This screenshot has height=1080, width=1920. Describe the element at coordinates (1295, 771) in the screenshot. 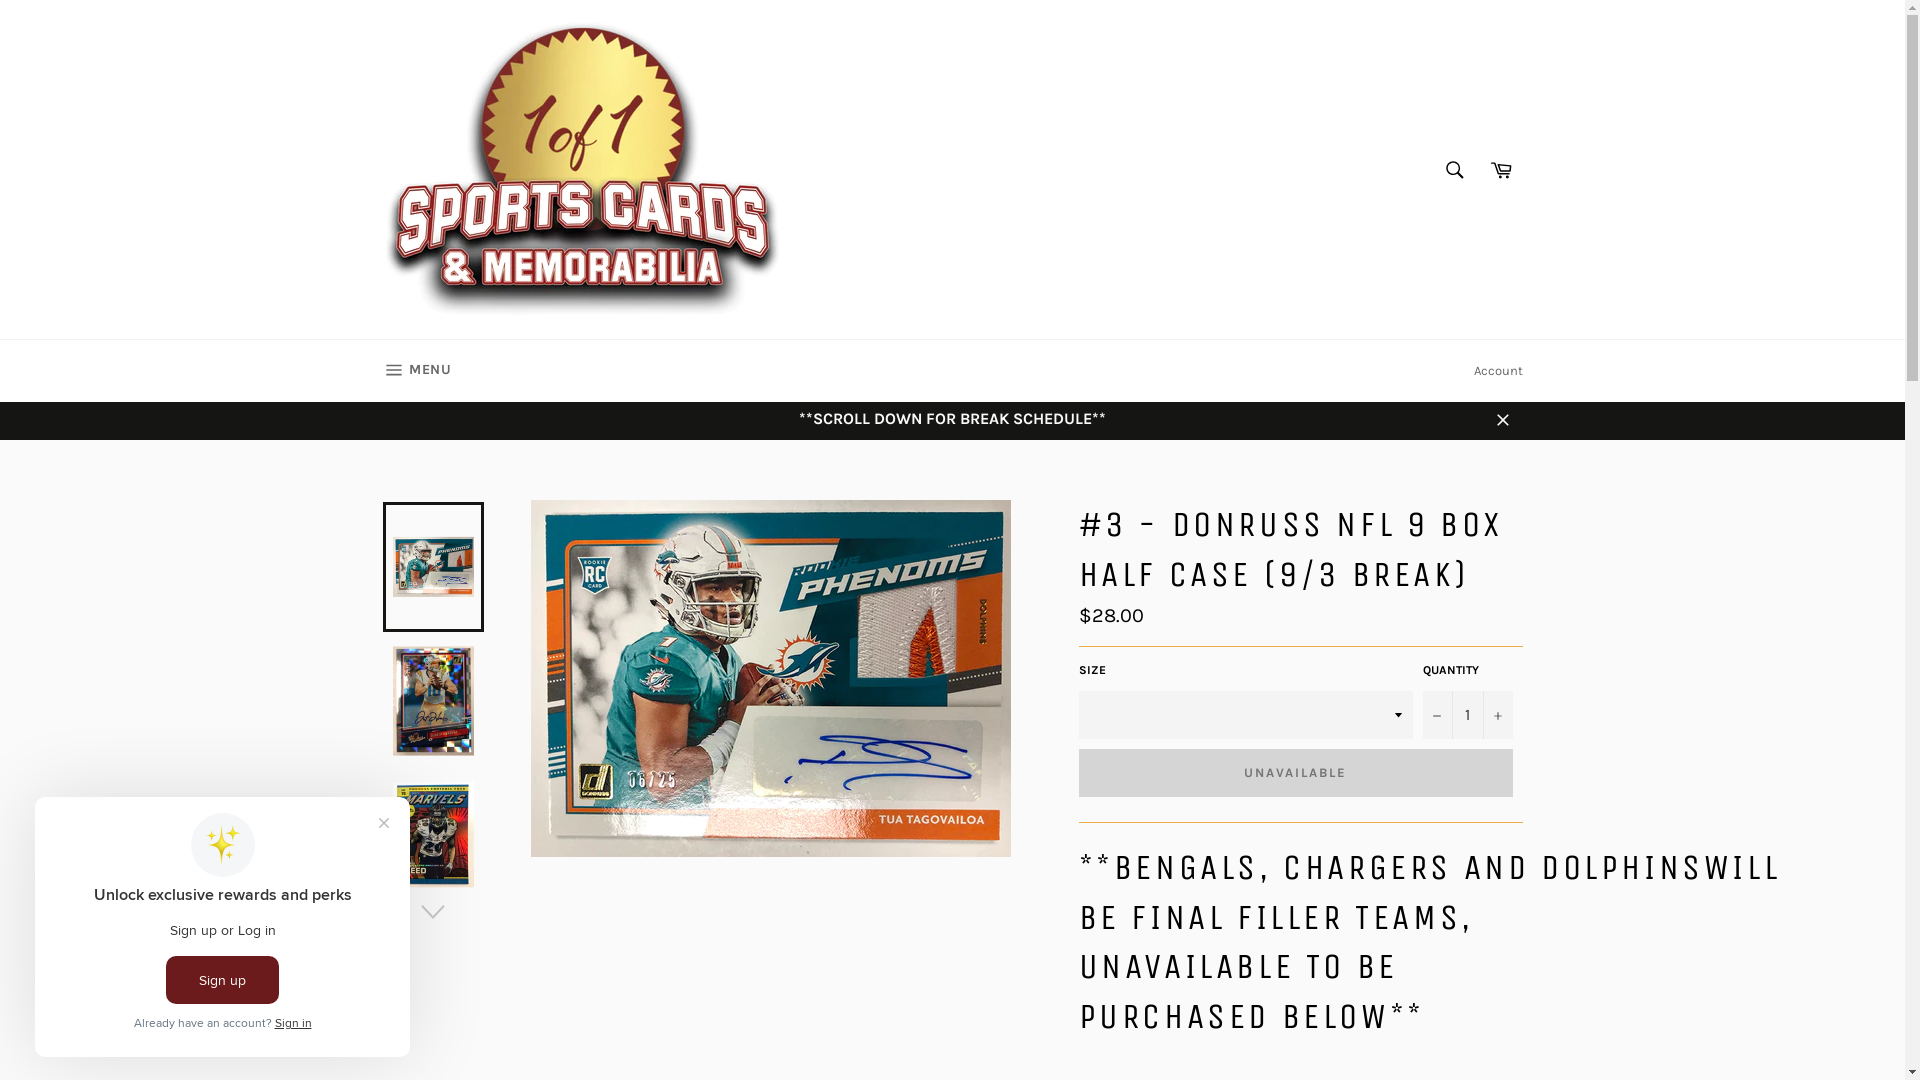

I see `'UNAVAILABLE'` at that location.